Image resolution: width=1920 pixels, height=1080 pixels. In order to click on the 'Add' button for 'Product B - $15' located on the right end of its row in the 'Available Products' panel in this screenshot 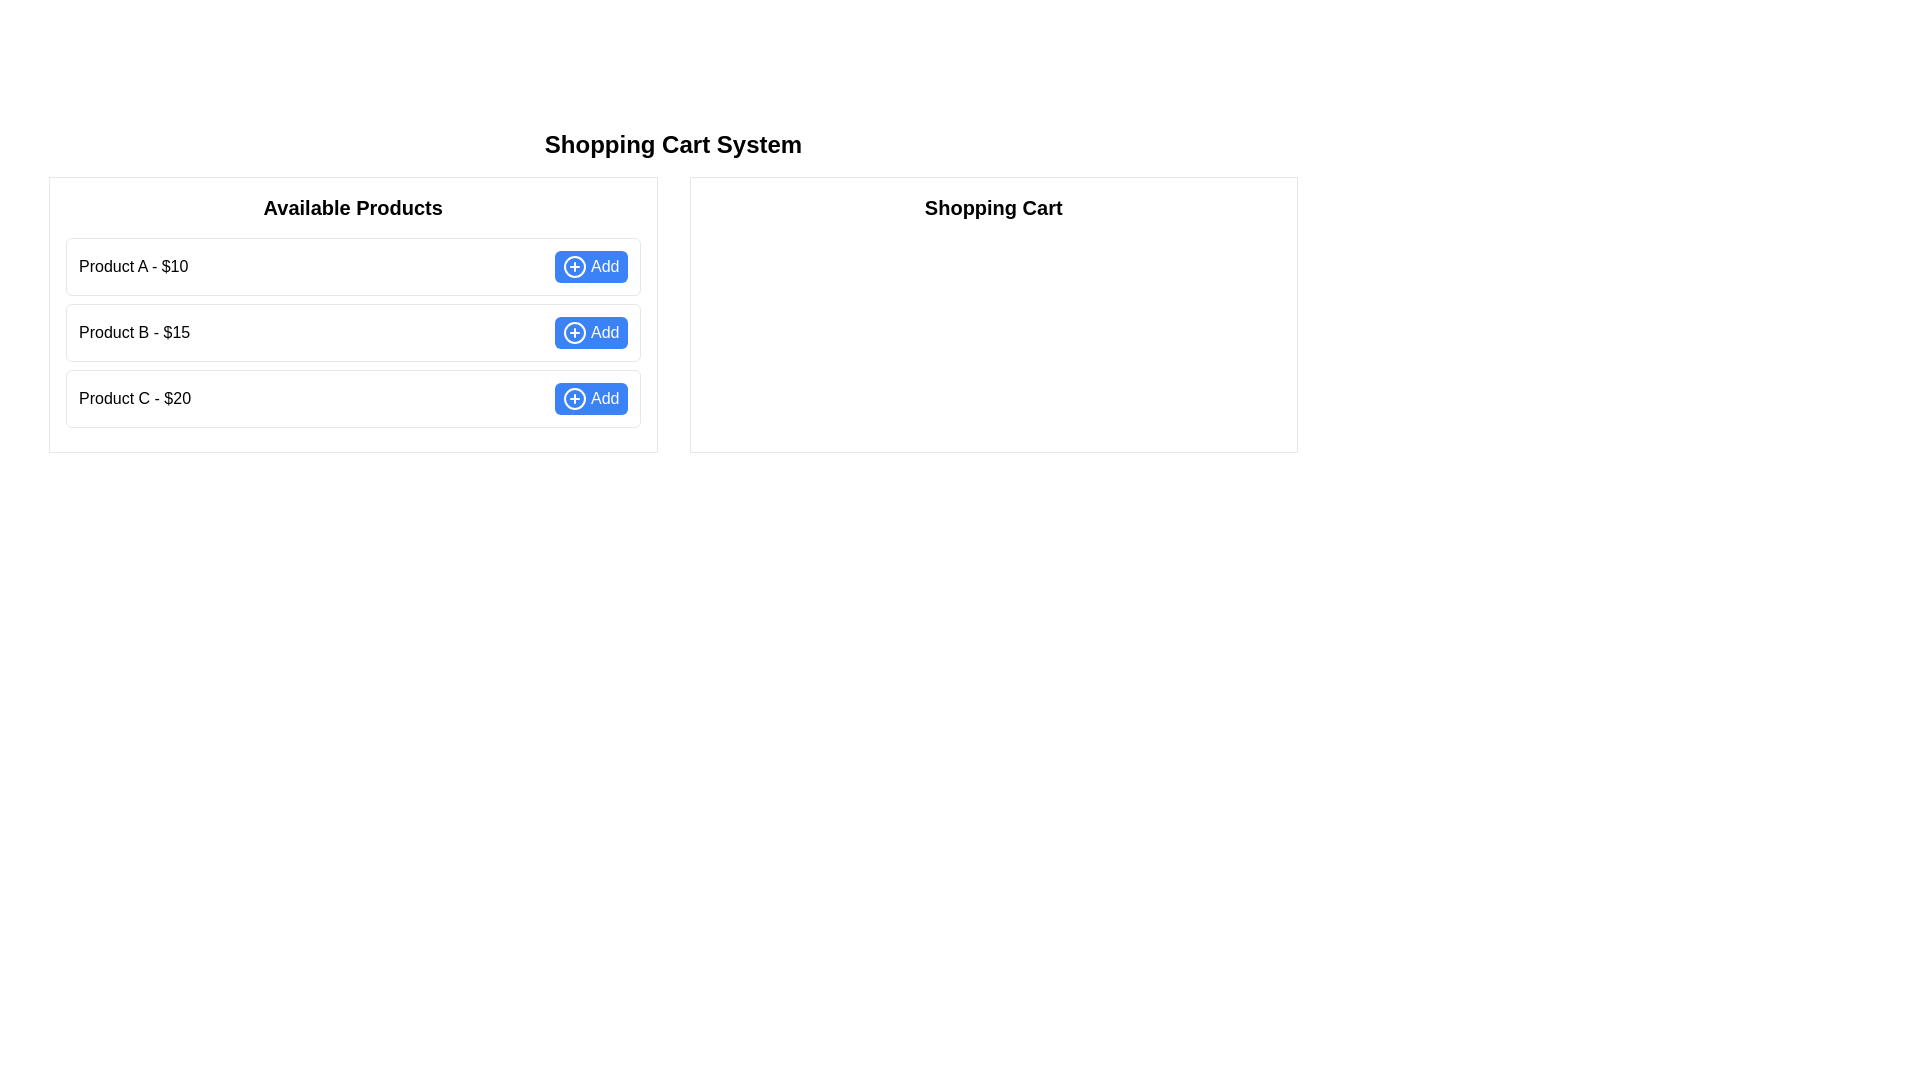, I will do `click(590, 331)`.